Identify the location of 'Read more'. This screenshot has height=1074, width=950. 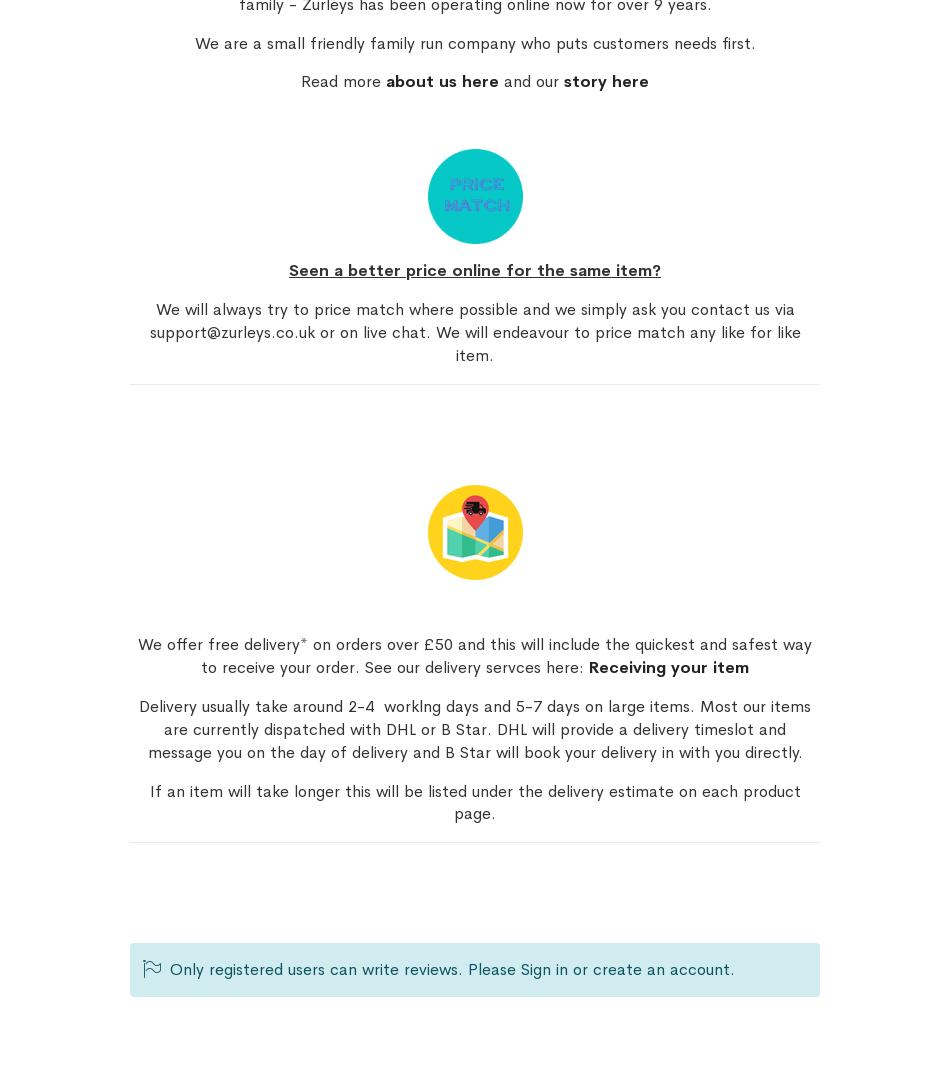
(299, 81).